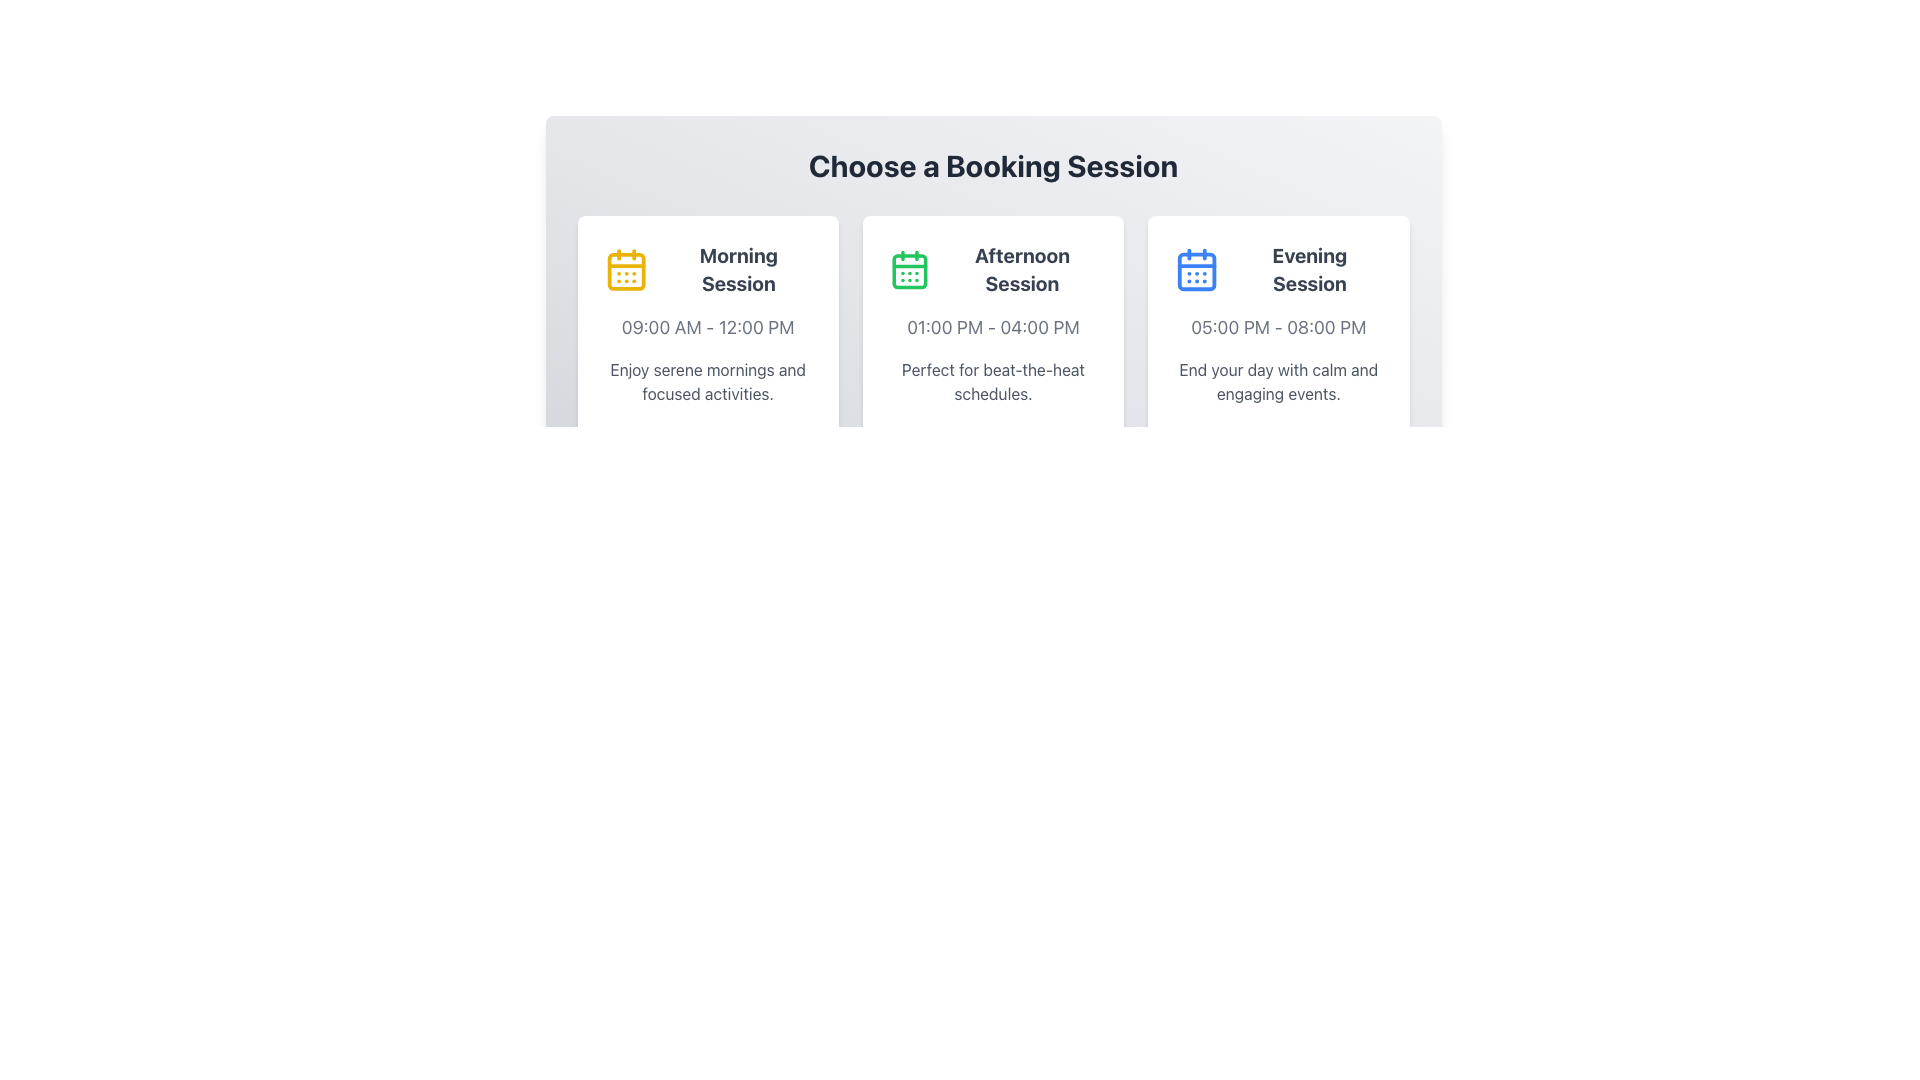 This screenshot has width=1920, height=1080. Describe the element at coordinates (1085, 441) in the screenshot. I see `the circular SVG graphic element with a radius of 10, located below the Afternoon Session card in the Choose a Booking Session interface` at that location.